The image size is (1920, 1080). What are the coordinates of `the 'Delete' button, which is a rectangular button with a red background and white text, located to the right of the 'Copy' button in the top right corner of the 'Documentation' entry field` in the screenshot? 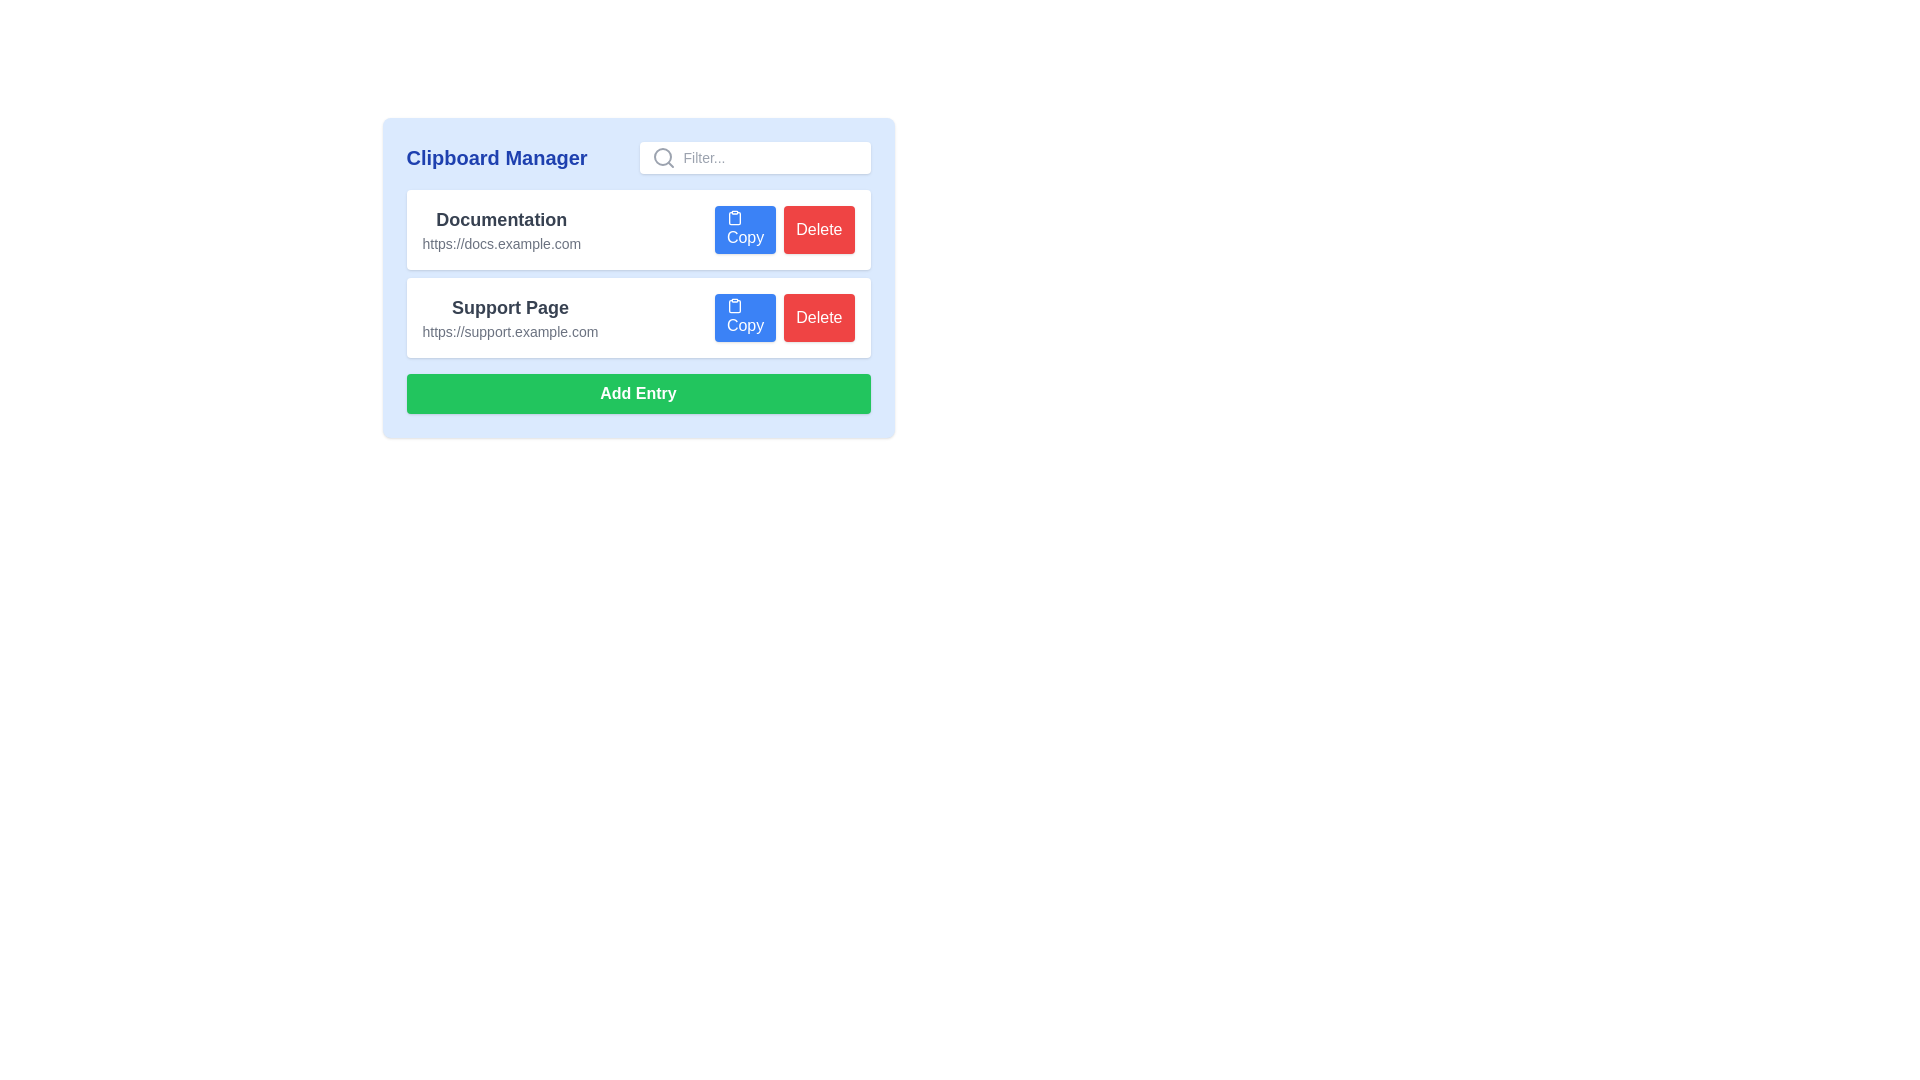 It's located at (819, 229).